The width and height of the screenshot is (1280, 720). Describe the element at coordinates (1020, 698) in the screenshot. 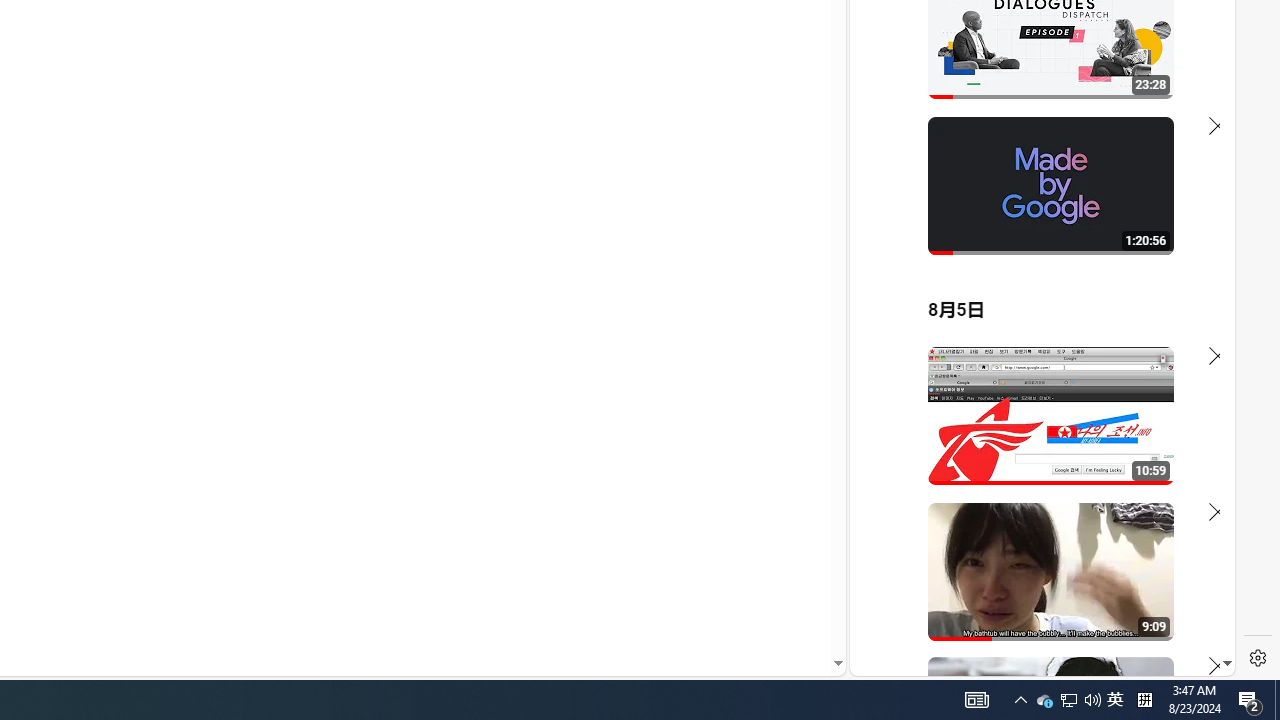

I see `'User Promoted Notification Area'` at that location.